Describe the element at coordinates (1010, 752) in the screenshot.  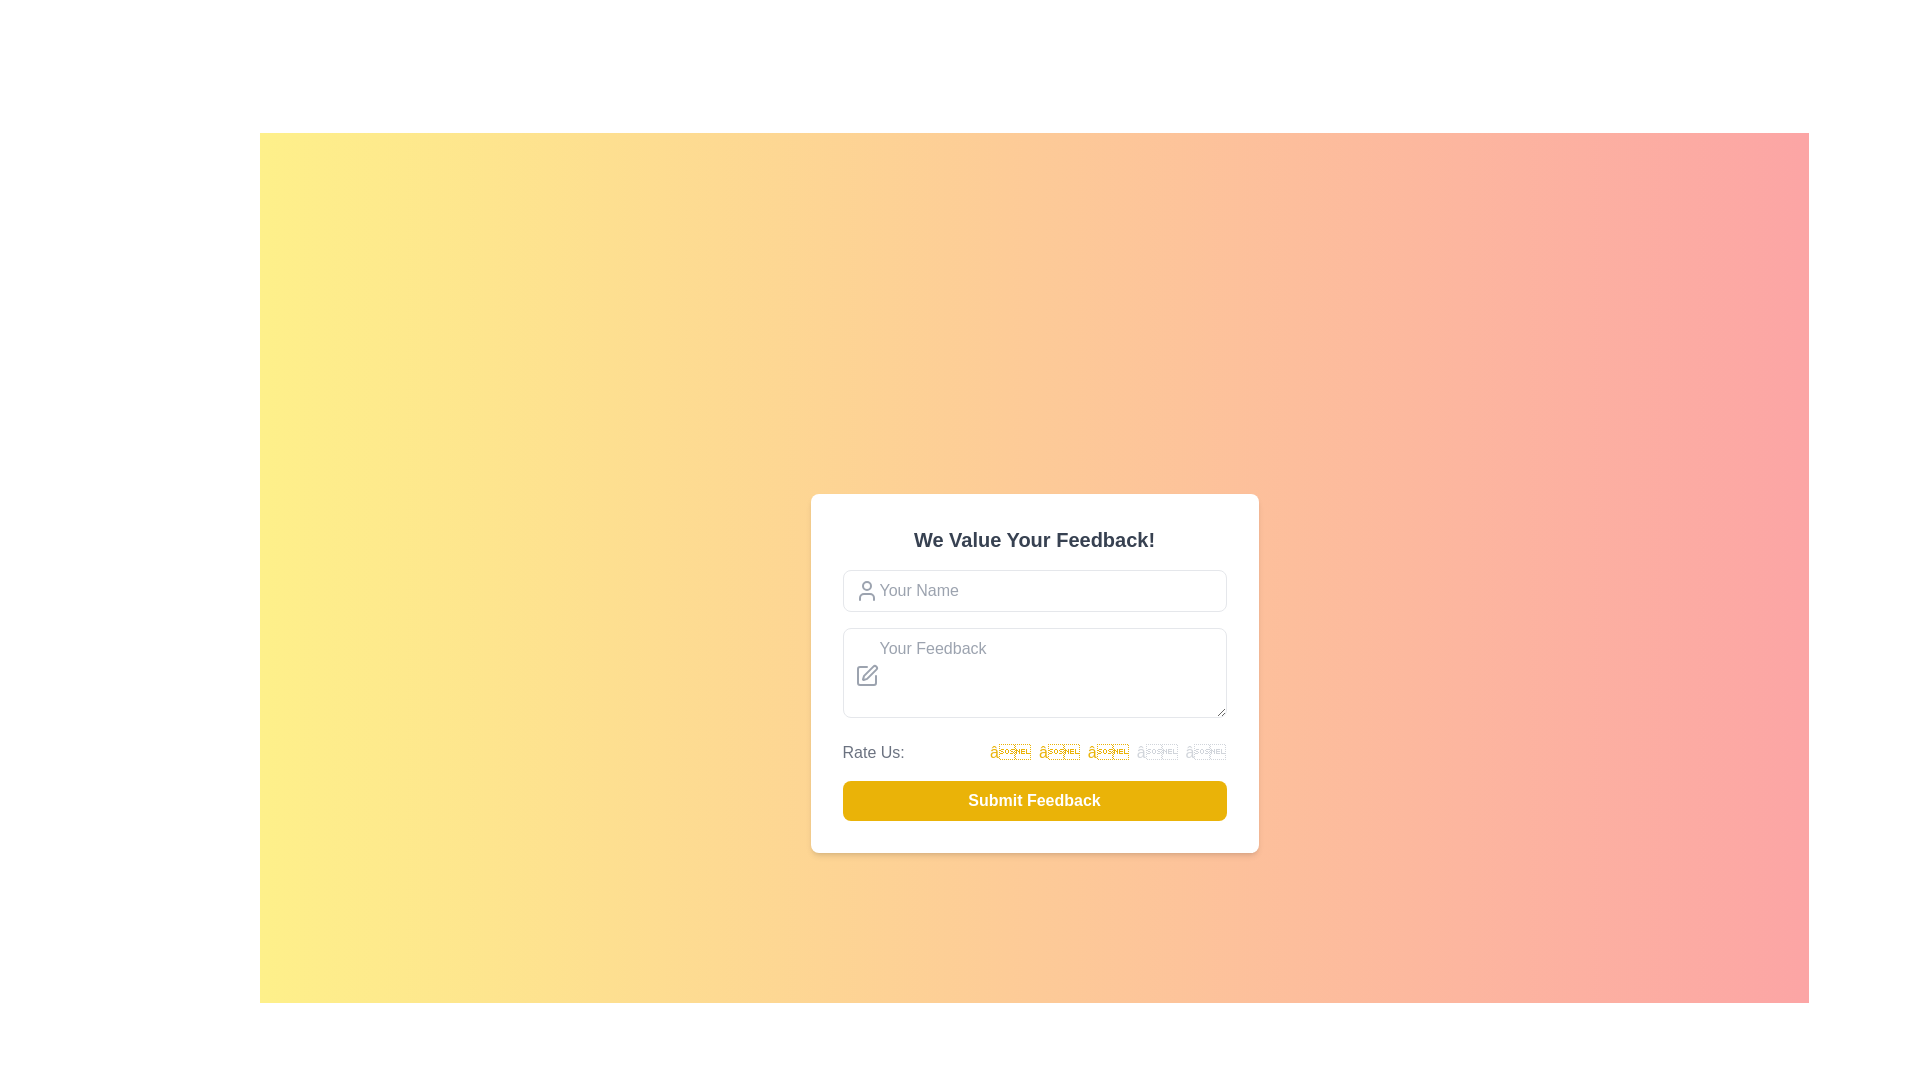
I see `the first star button in the rating group` at that location.